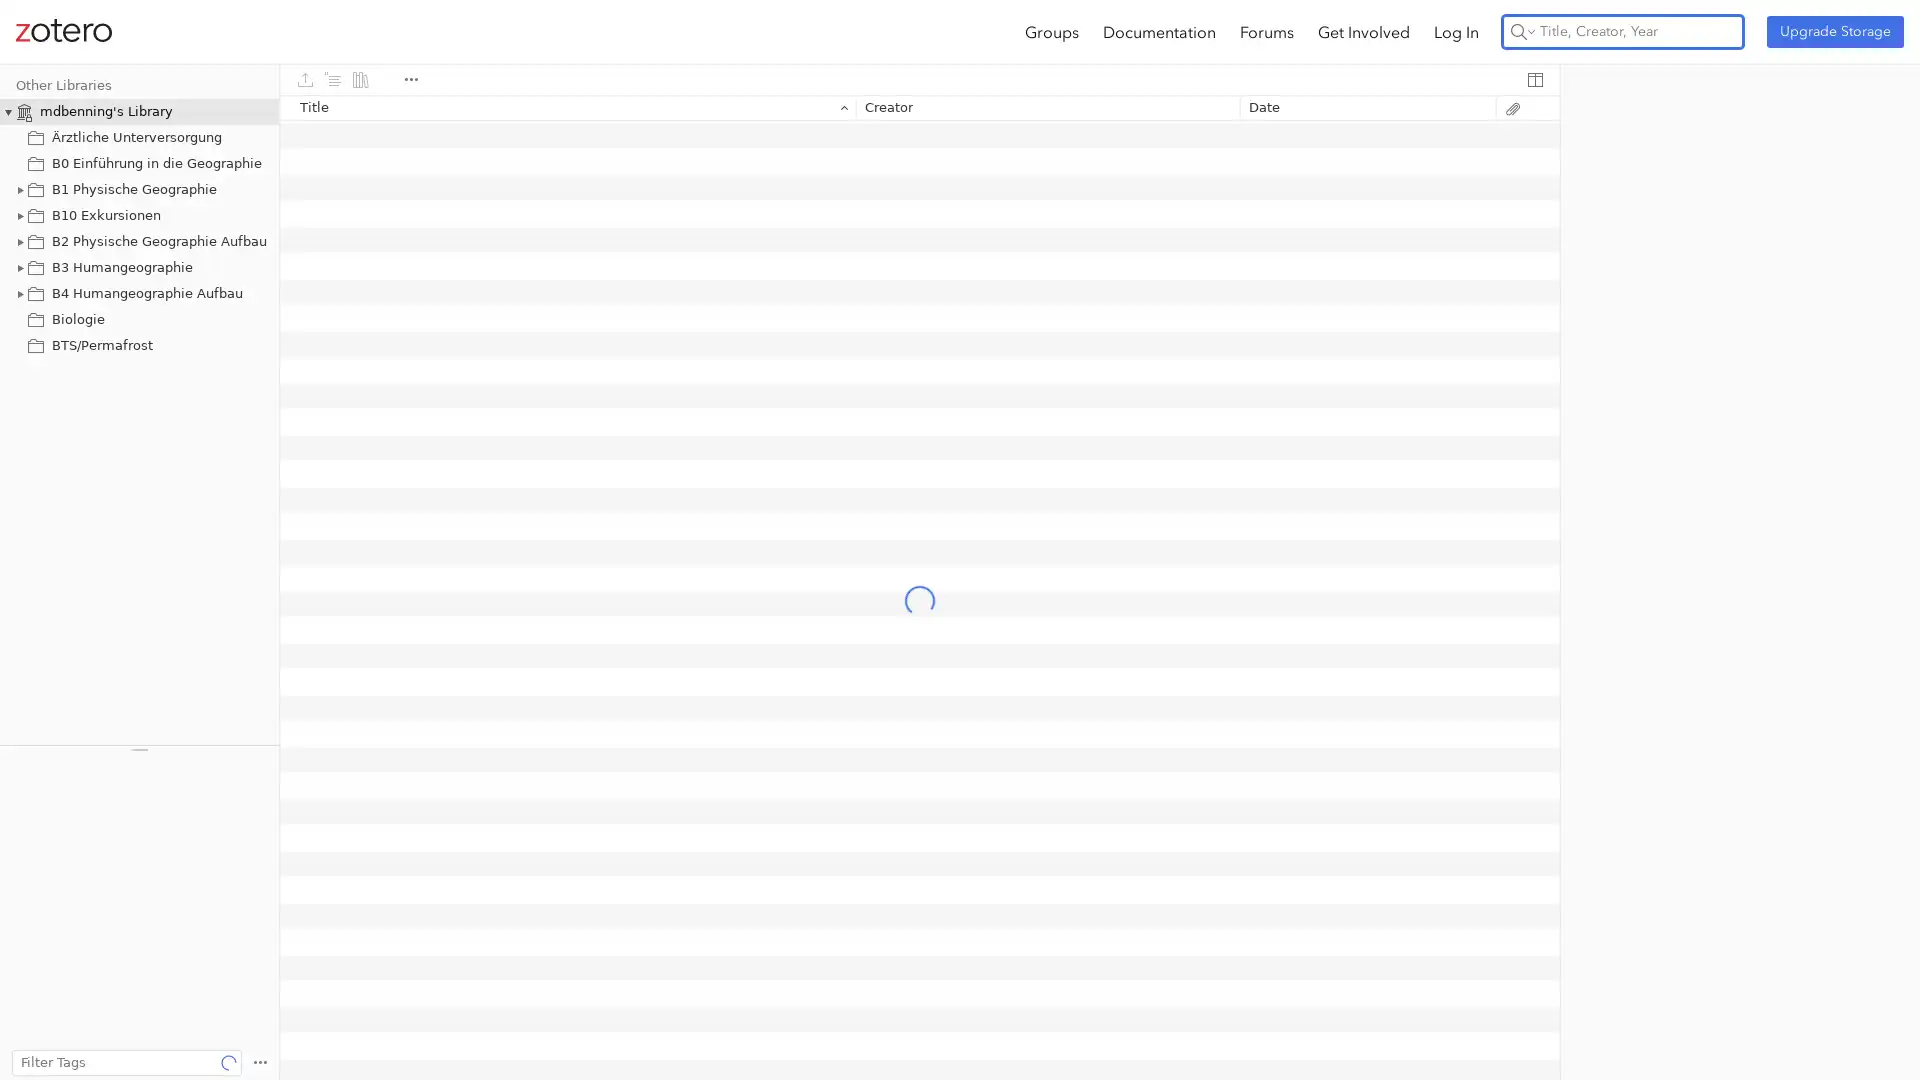 The width and height of the screenshot is (1920, 1080). I want to click on Climate change, so click(131, 872).